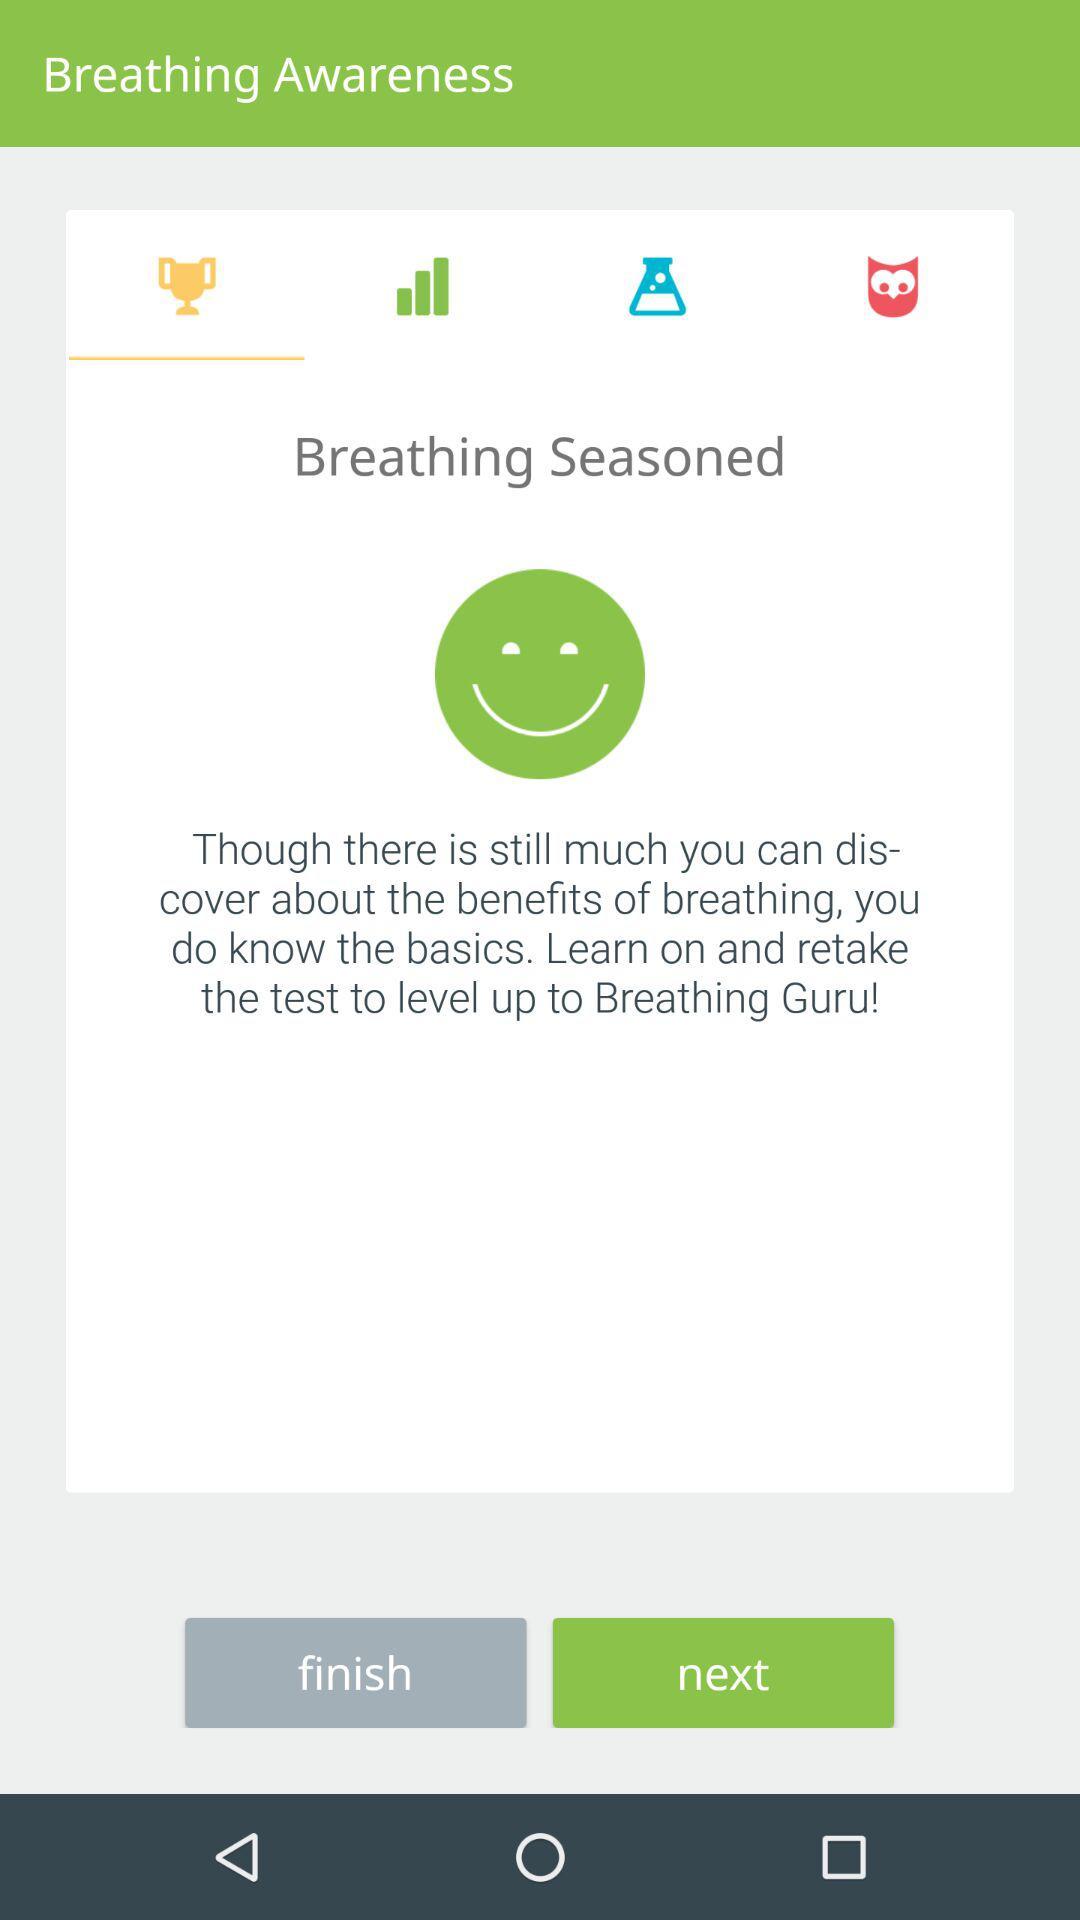 This screenshot has height=1920, width=1080. What do you see at coordinates (421, 285) in the screenshot?
I see `the icon which is just right to the trophy icon` at bounding box center [421, 285].